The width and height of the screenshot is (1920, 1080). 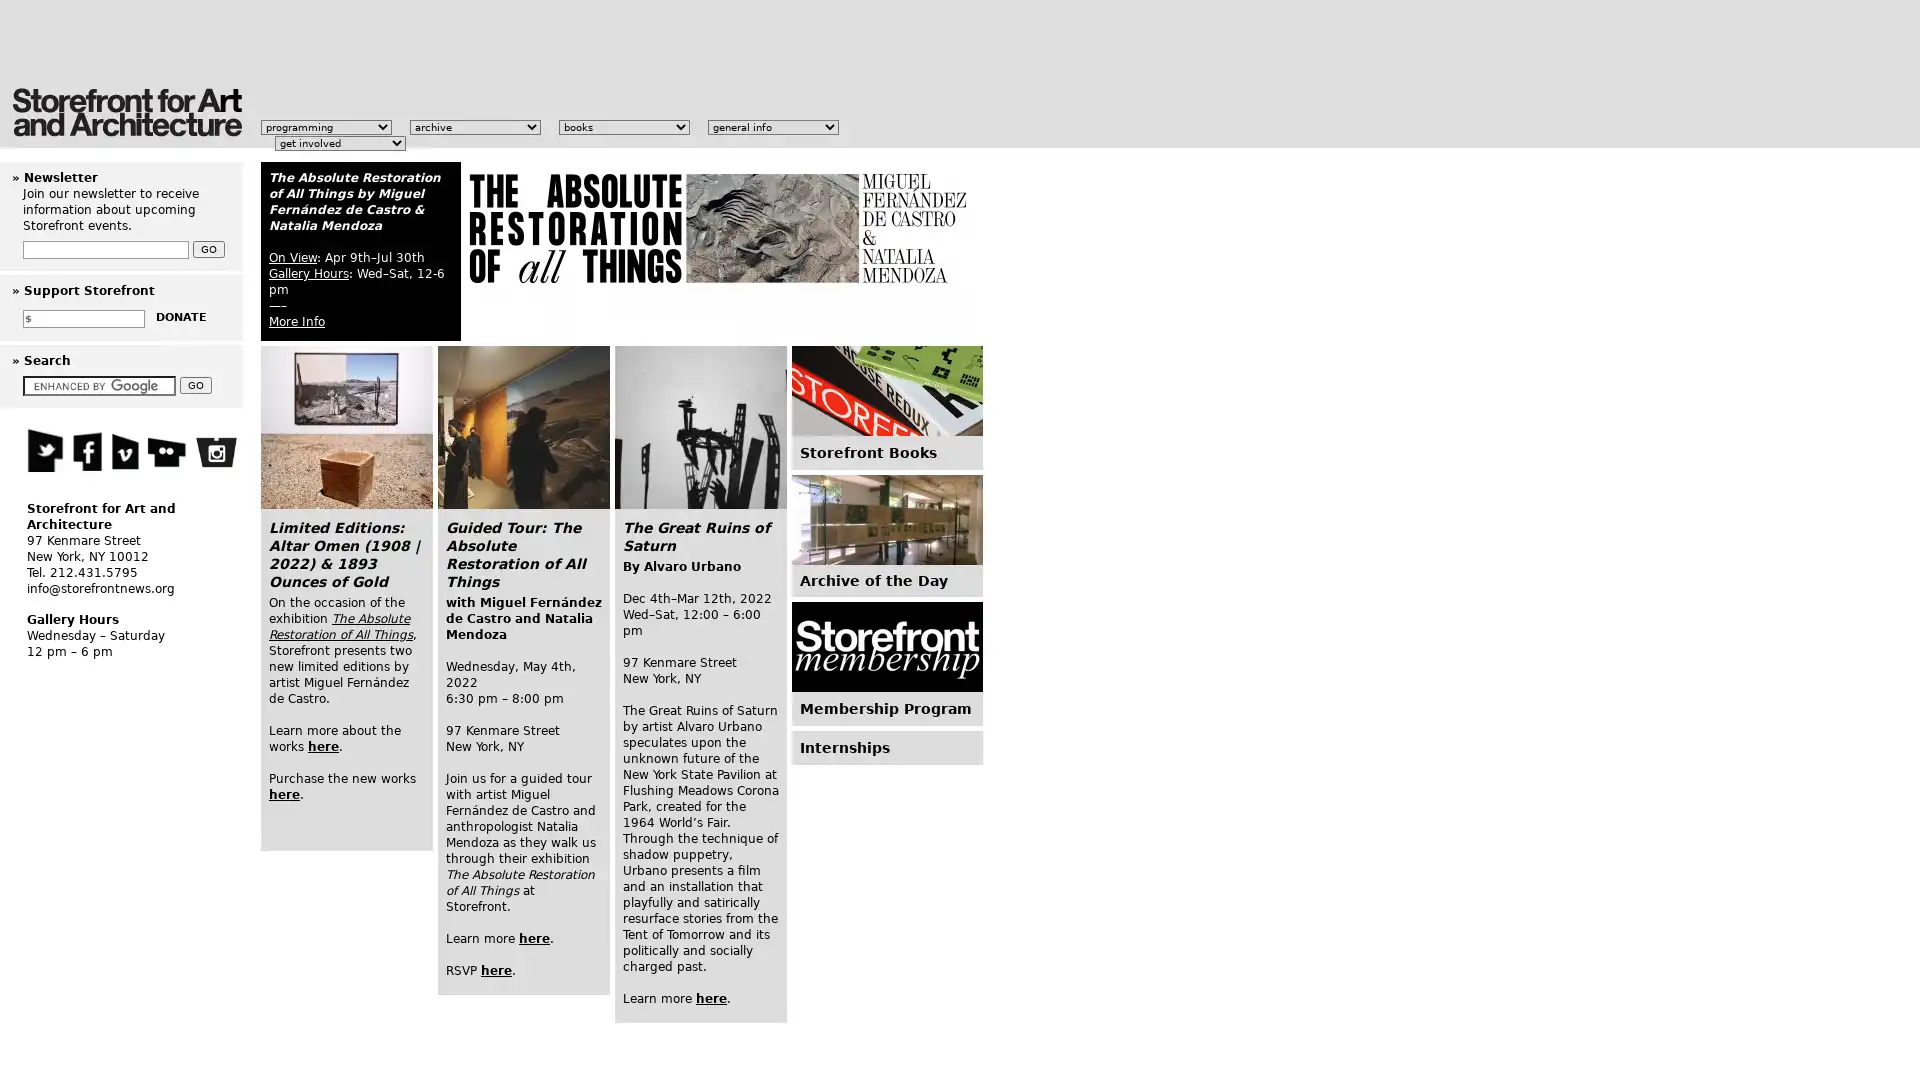 What do you see at coordinates (196, 385) in the screenshot?
I see `GO` at bounding box center [196, 385].